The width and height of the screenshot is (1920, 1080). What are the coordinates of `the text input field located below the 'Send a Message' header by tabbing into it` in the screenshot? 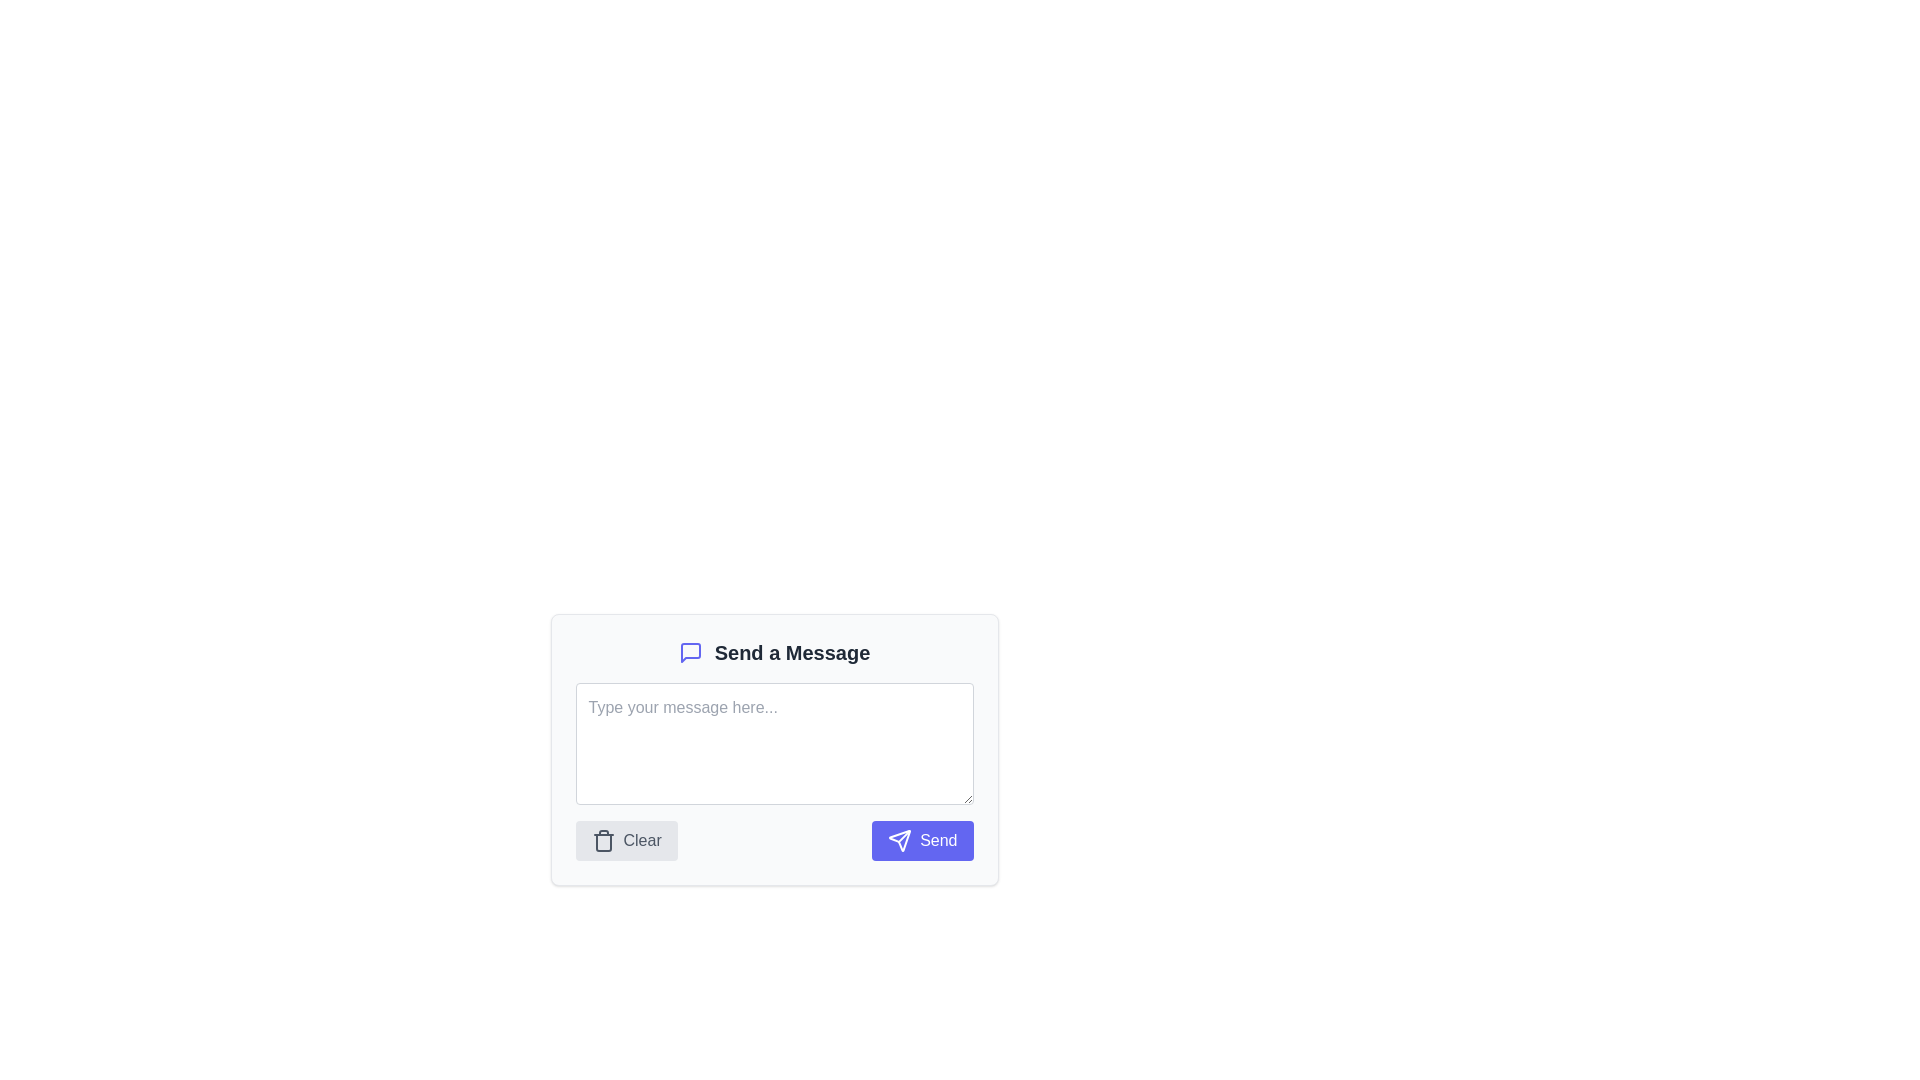 It's located at (773, 749).